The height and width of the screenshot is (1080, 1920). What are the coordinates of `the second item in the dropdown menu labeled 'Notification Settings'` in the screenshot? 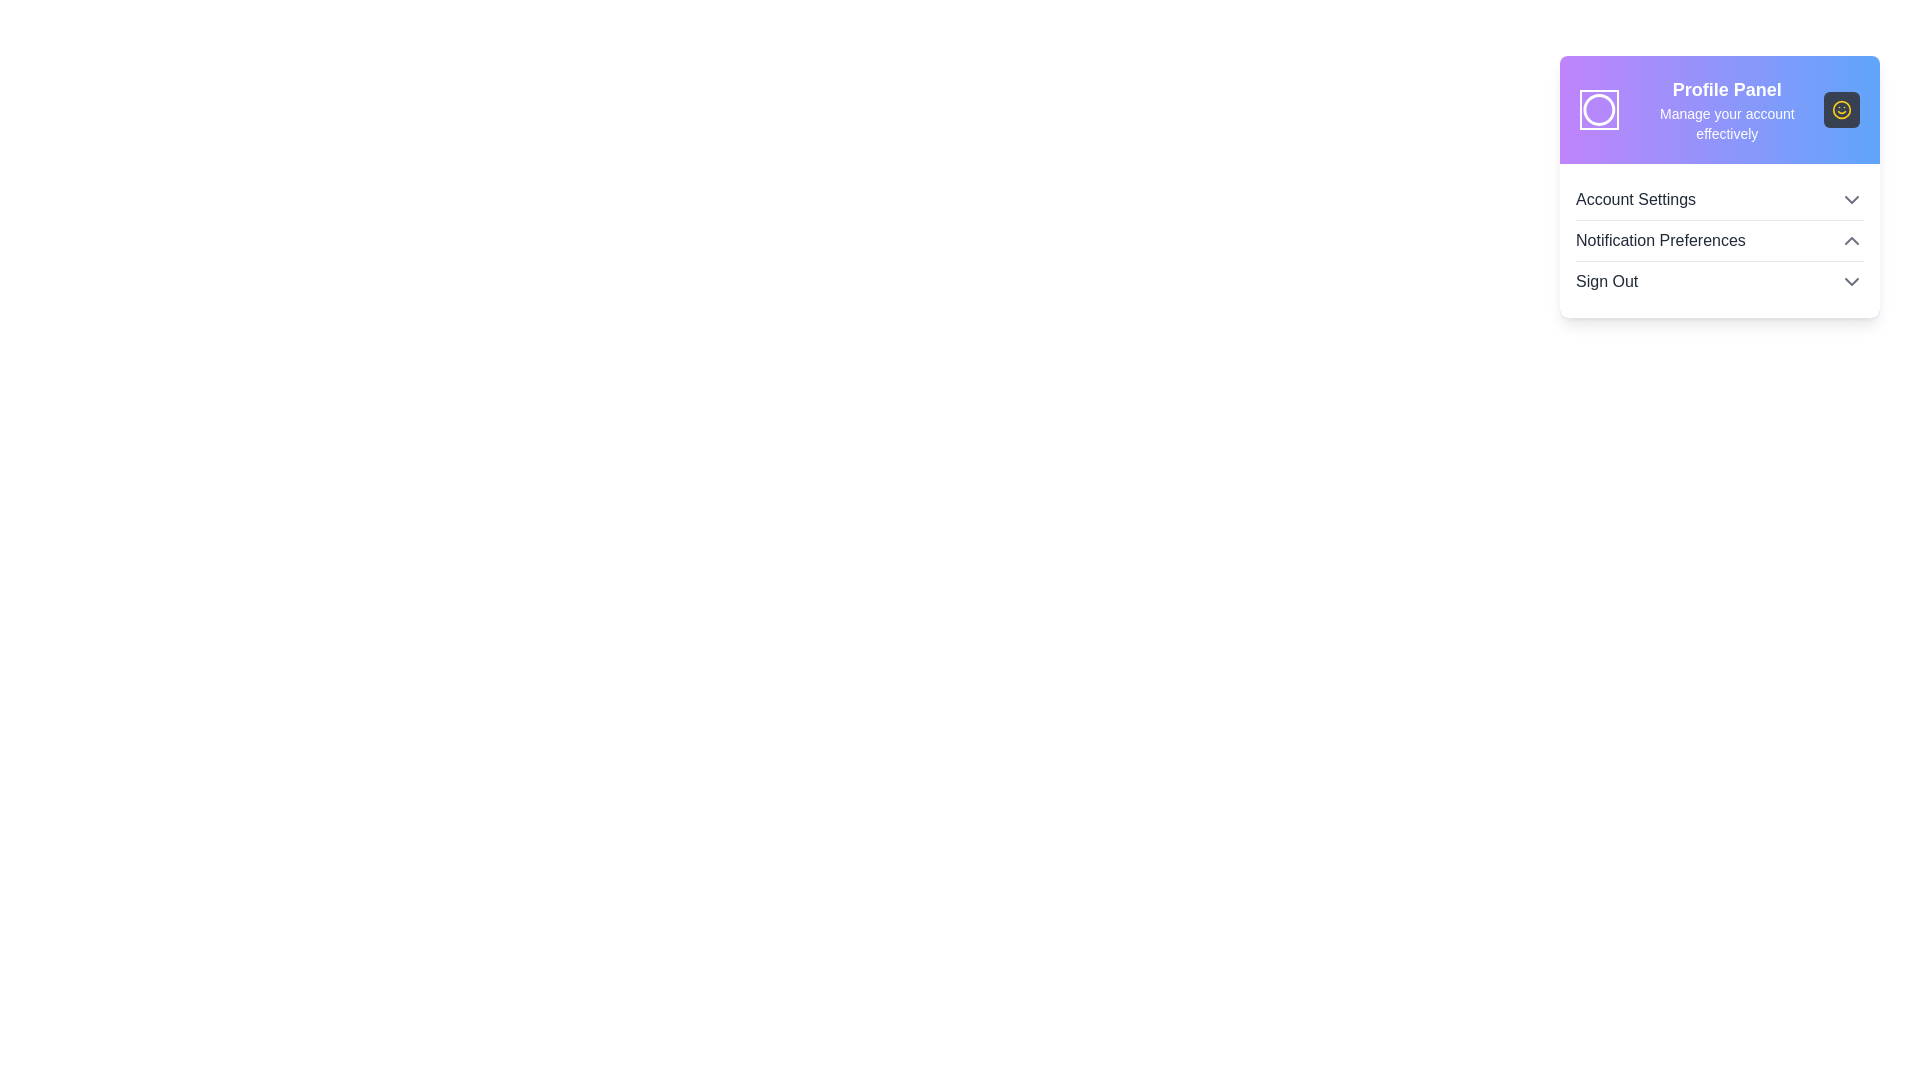 It's located at (1660, 239).